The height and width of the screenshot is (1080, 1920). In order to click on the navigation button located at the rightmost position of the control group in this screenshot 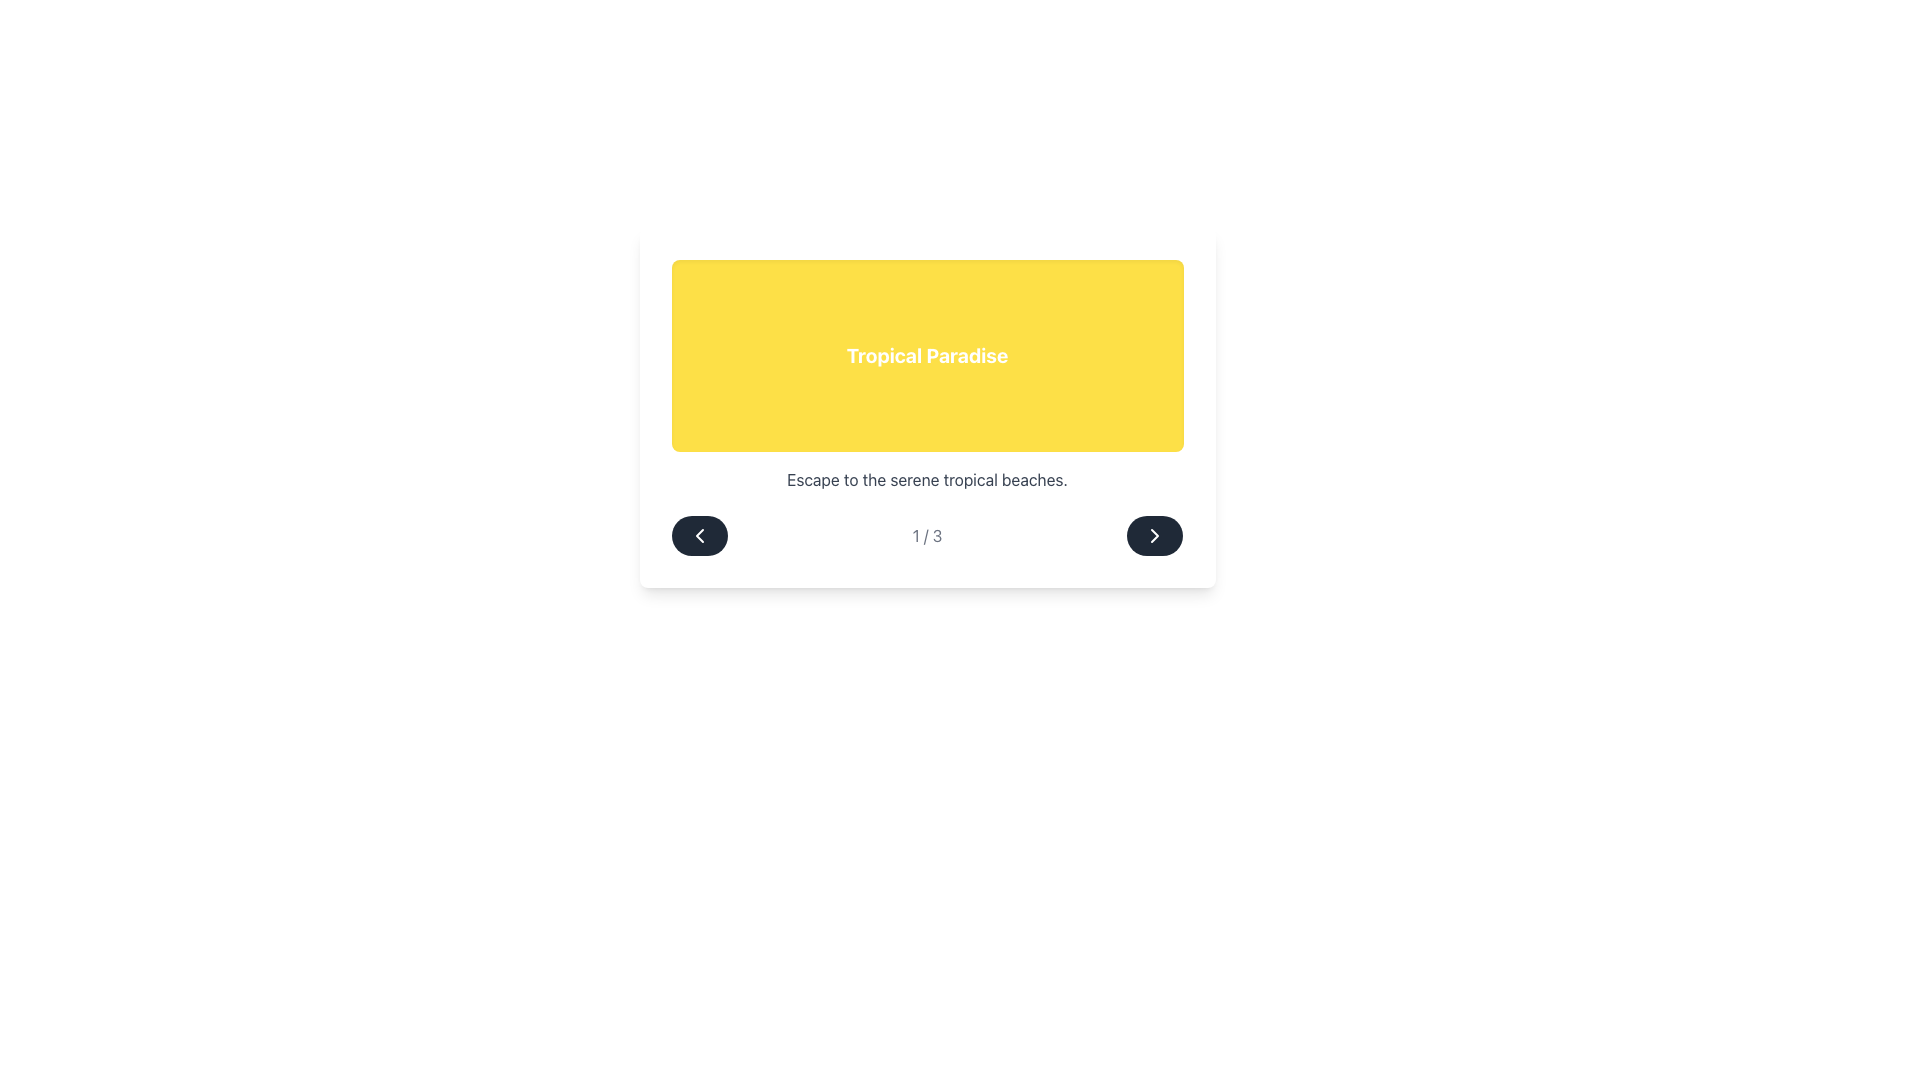, I will do `click(1155, 535)`.